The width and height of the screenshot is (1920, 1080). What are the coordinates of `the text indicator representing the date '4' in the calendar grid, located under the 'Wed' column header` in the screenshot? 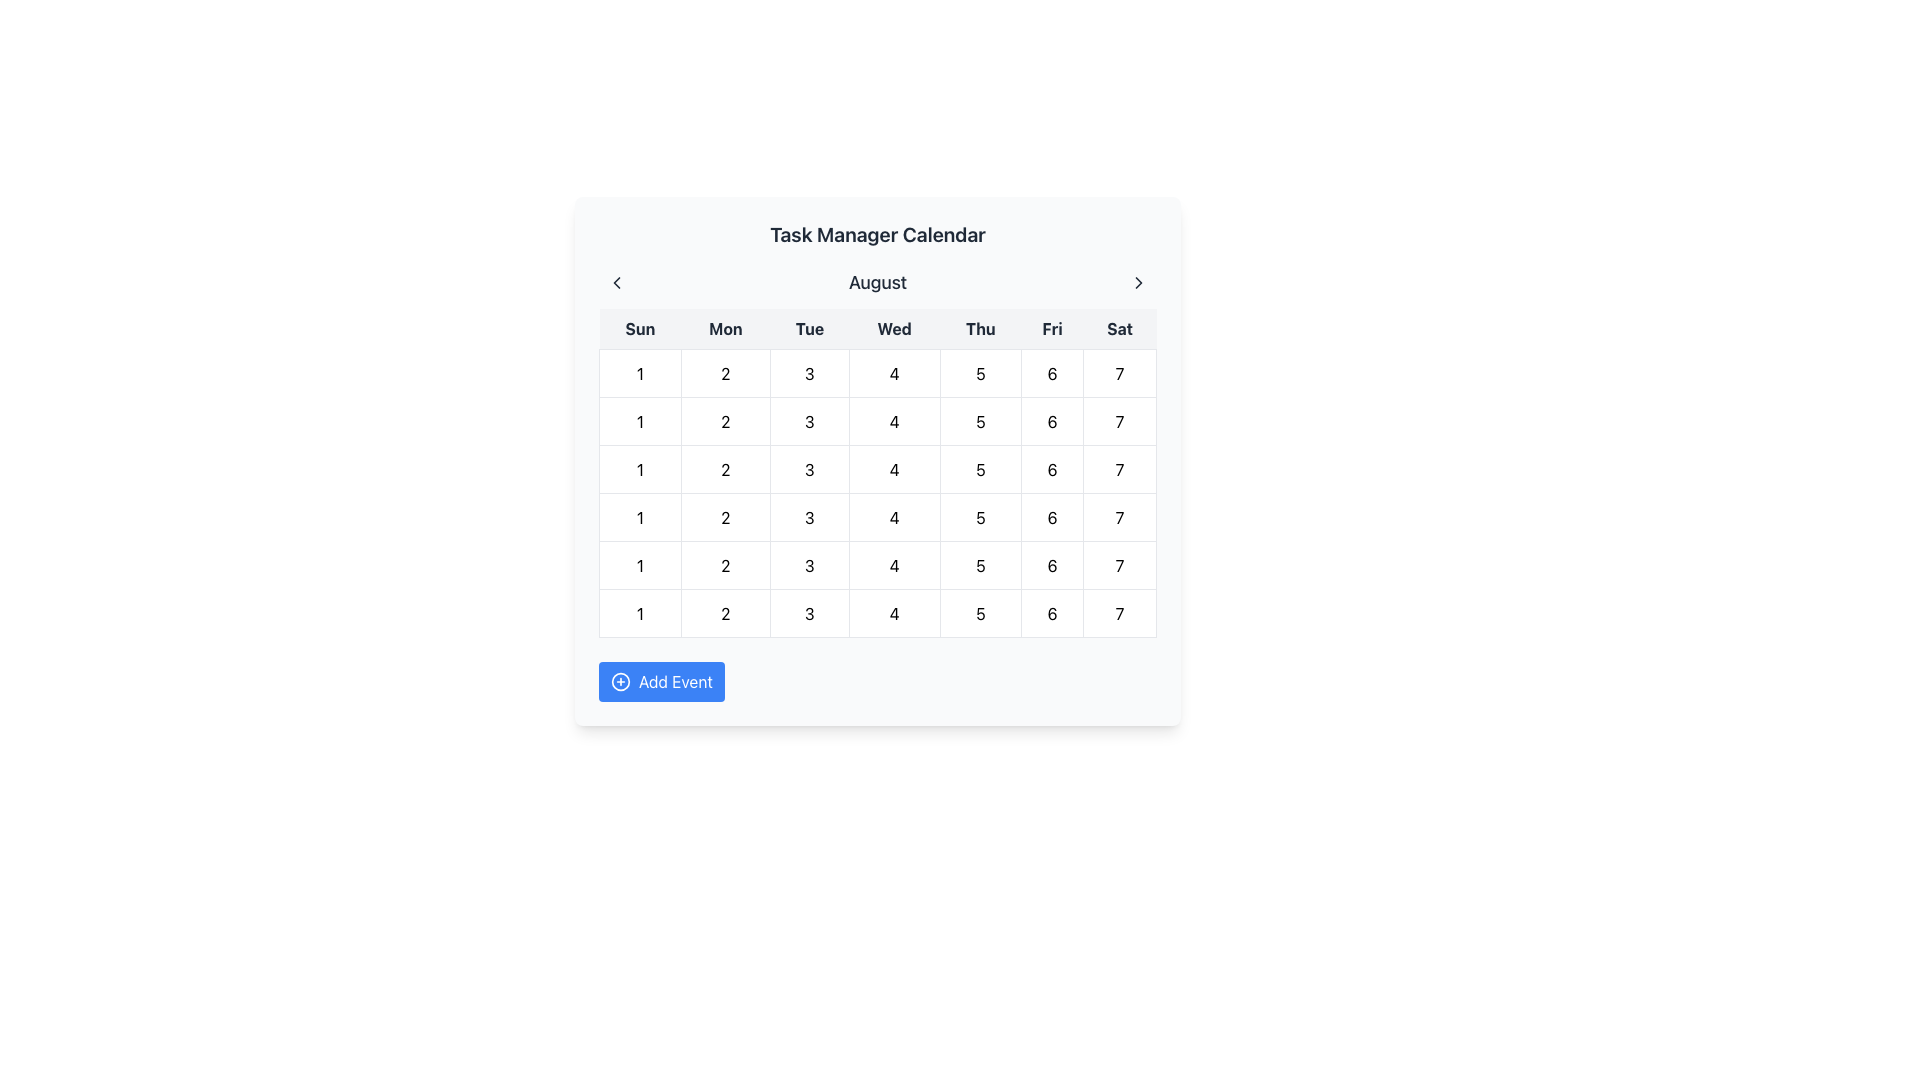 It's located at (893, 373).